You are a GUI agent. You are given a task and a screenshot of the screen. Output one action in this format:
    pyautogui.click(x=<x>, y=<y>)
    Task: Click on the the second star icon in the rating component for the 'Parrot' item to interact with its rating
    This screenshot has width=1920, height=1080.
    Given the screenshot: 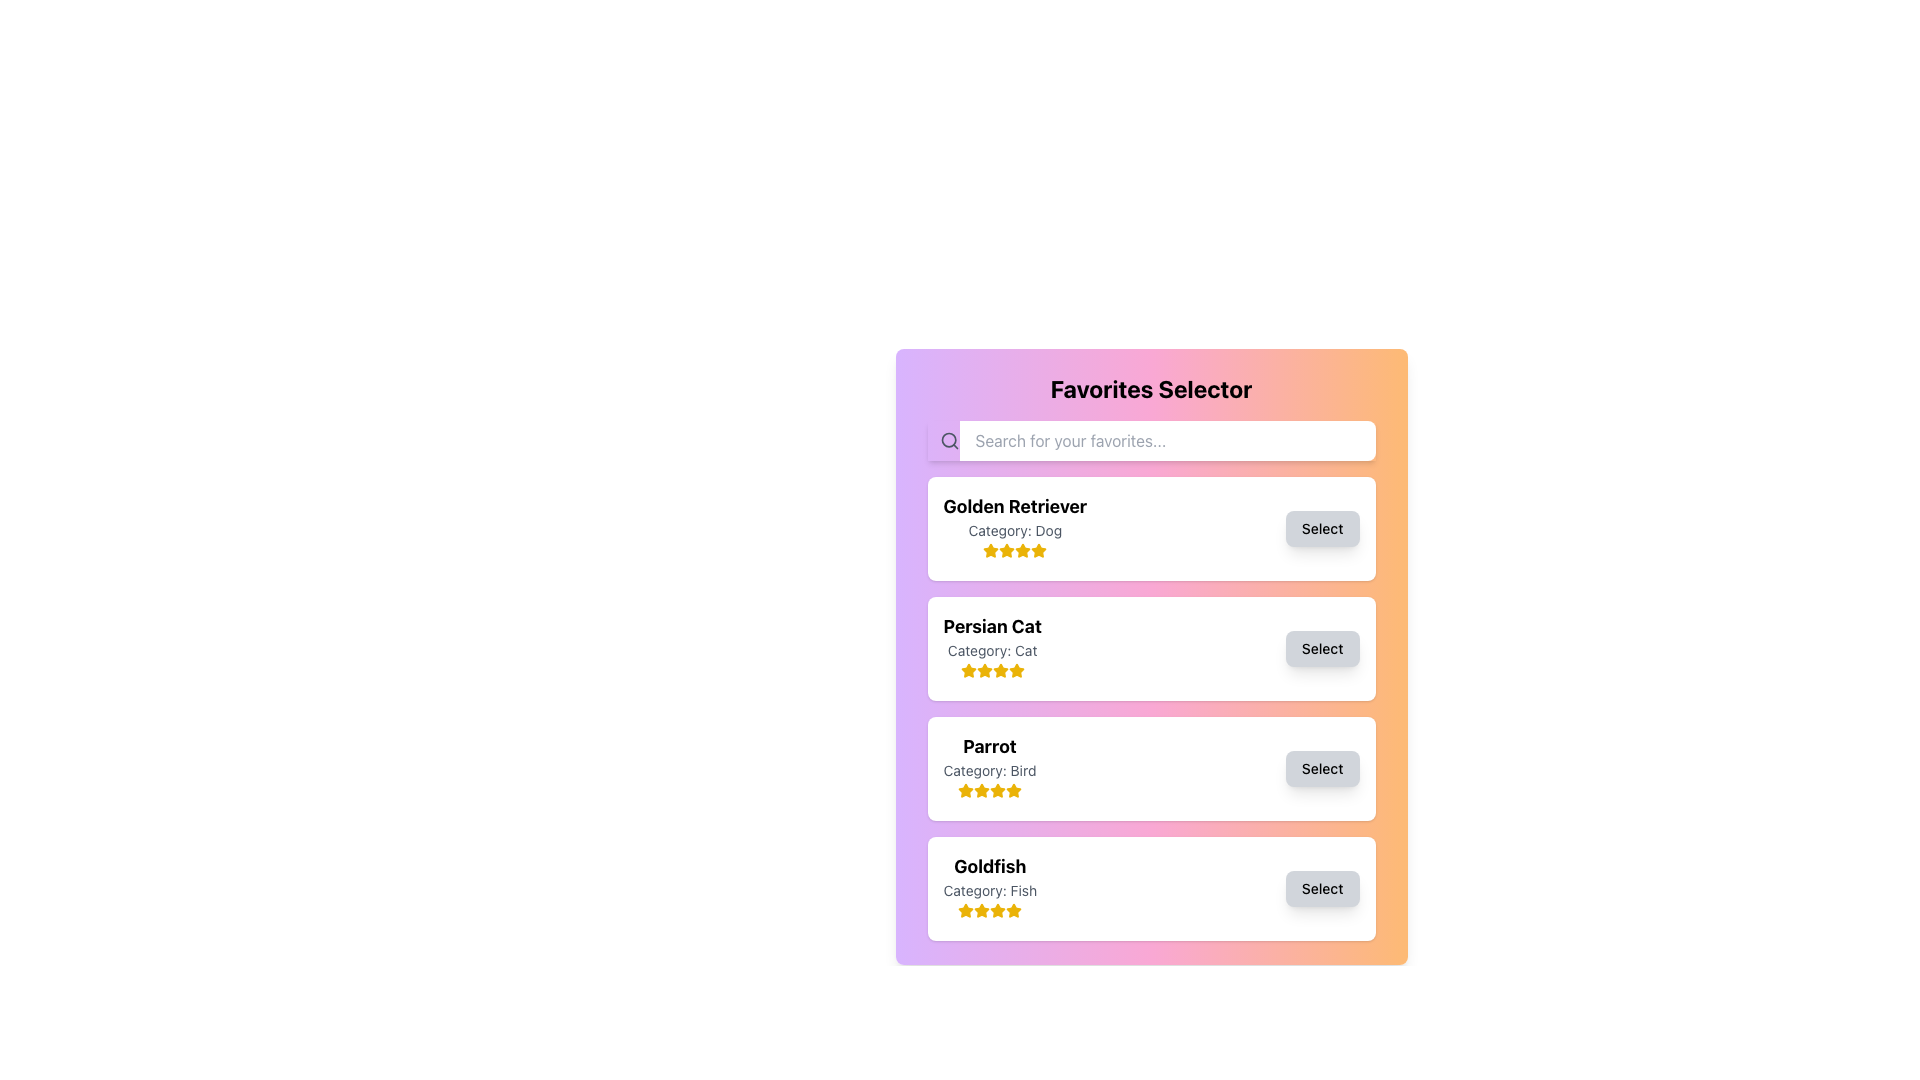 What is the action you would take?
    pyautogui.click(x=981, y=789)
    